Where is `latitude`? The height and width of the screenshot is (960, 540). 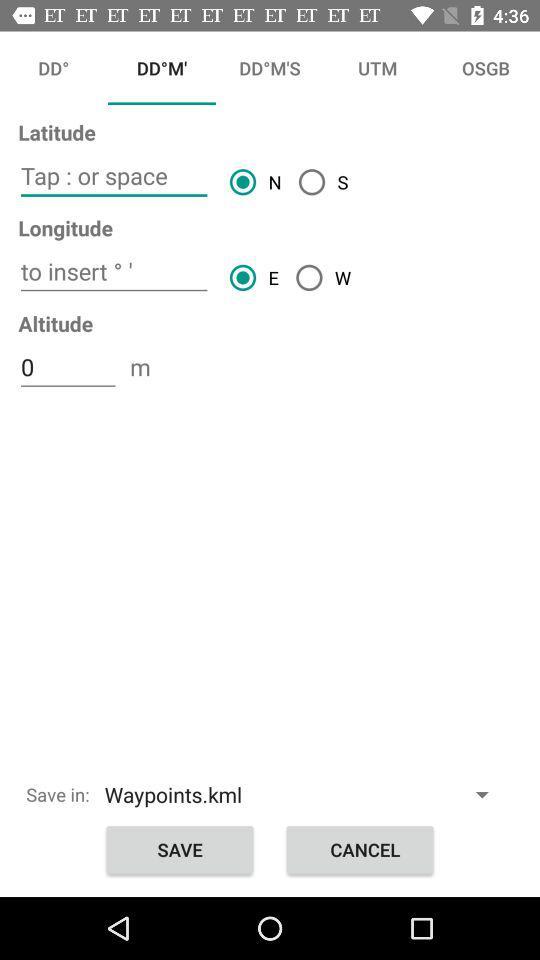
latitude is located at coordinates (114, 175).